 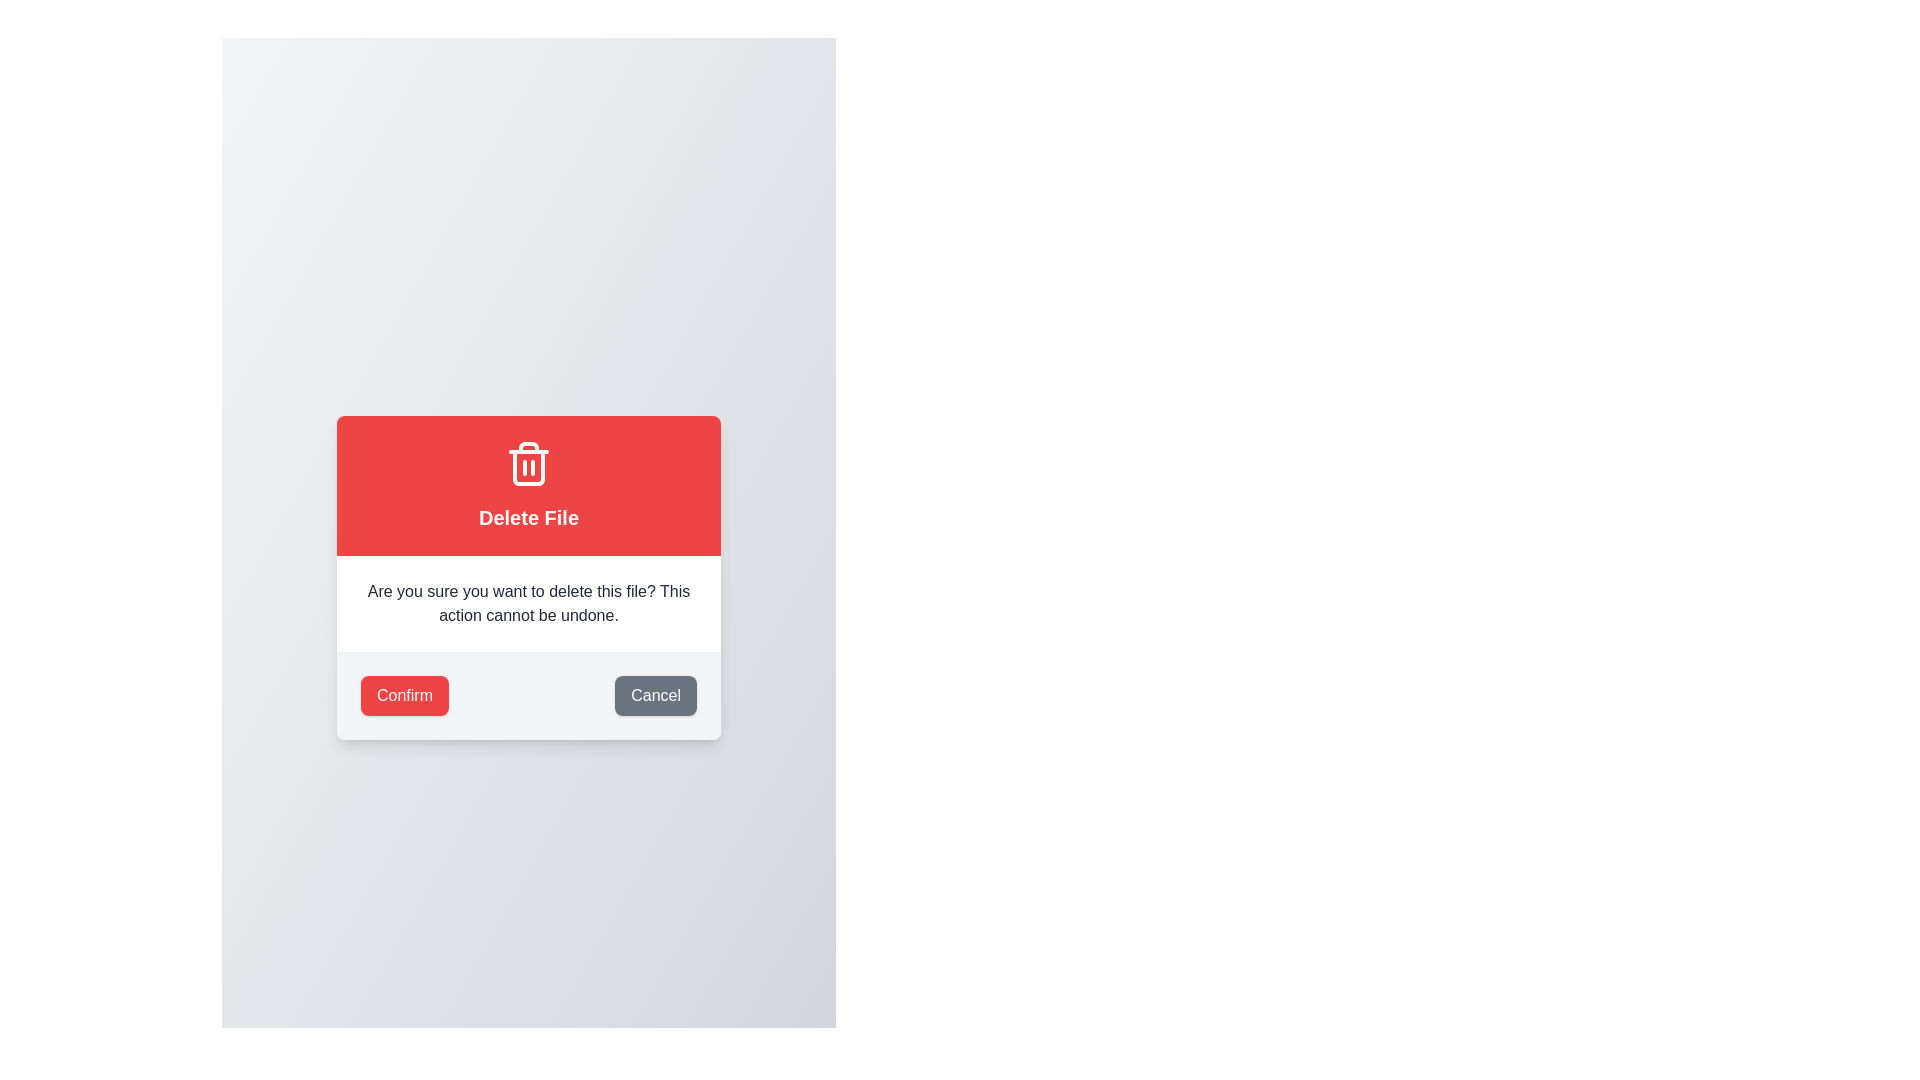 I want to click on the trash bin icon located in the red rectangular section of the dialog box, which is situated above the 'Delete File' text, so click(x=528, y=463).